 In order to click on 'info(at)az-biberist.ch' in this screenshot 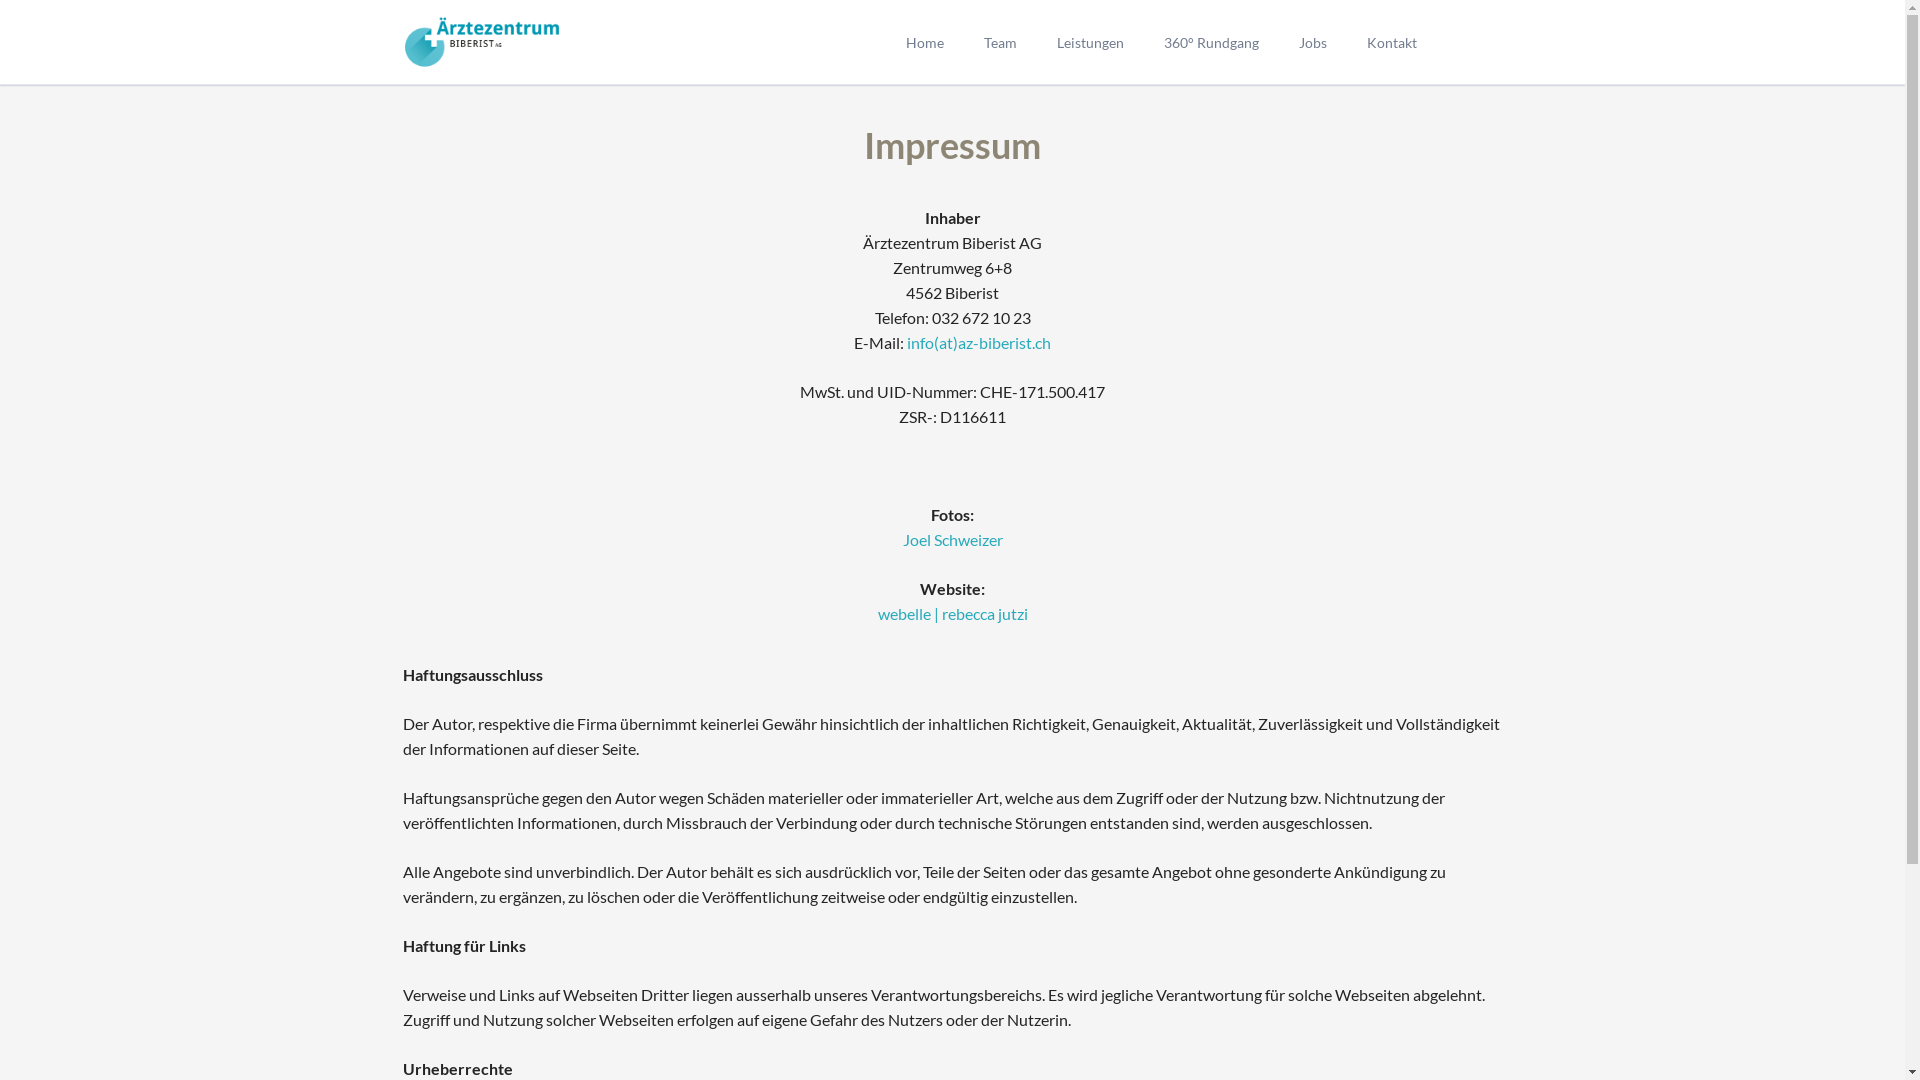, I will do `click(979, 341)`.